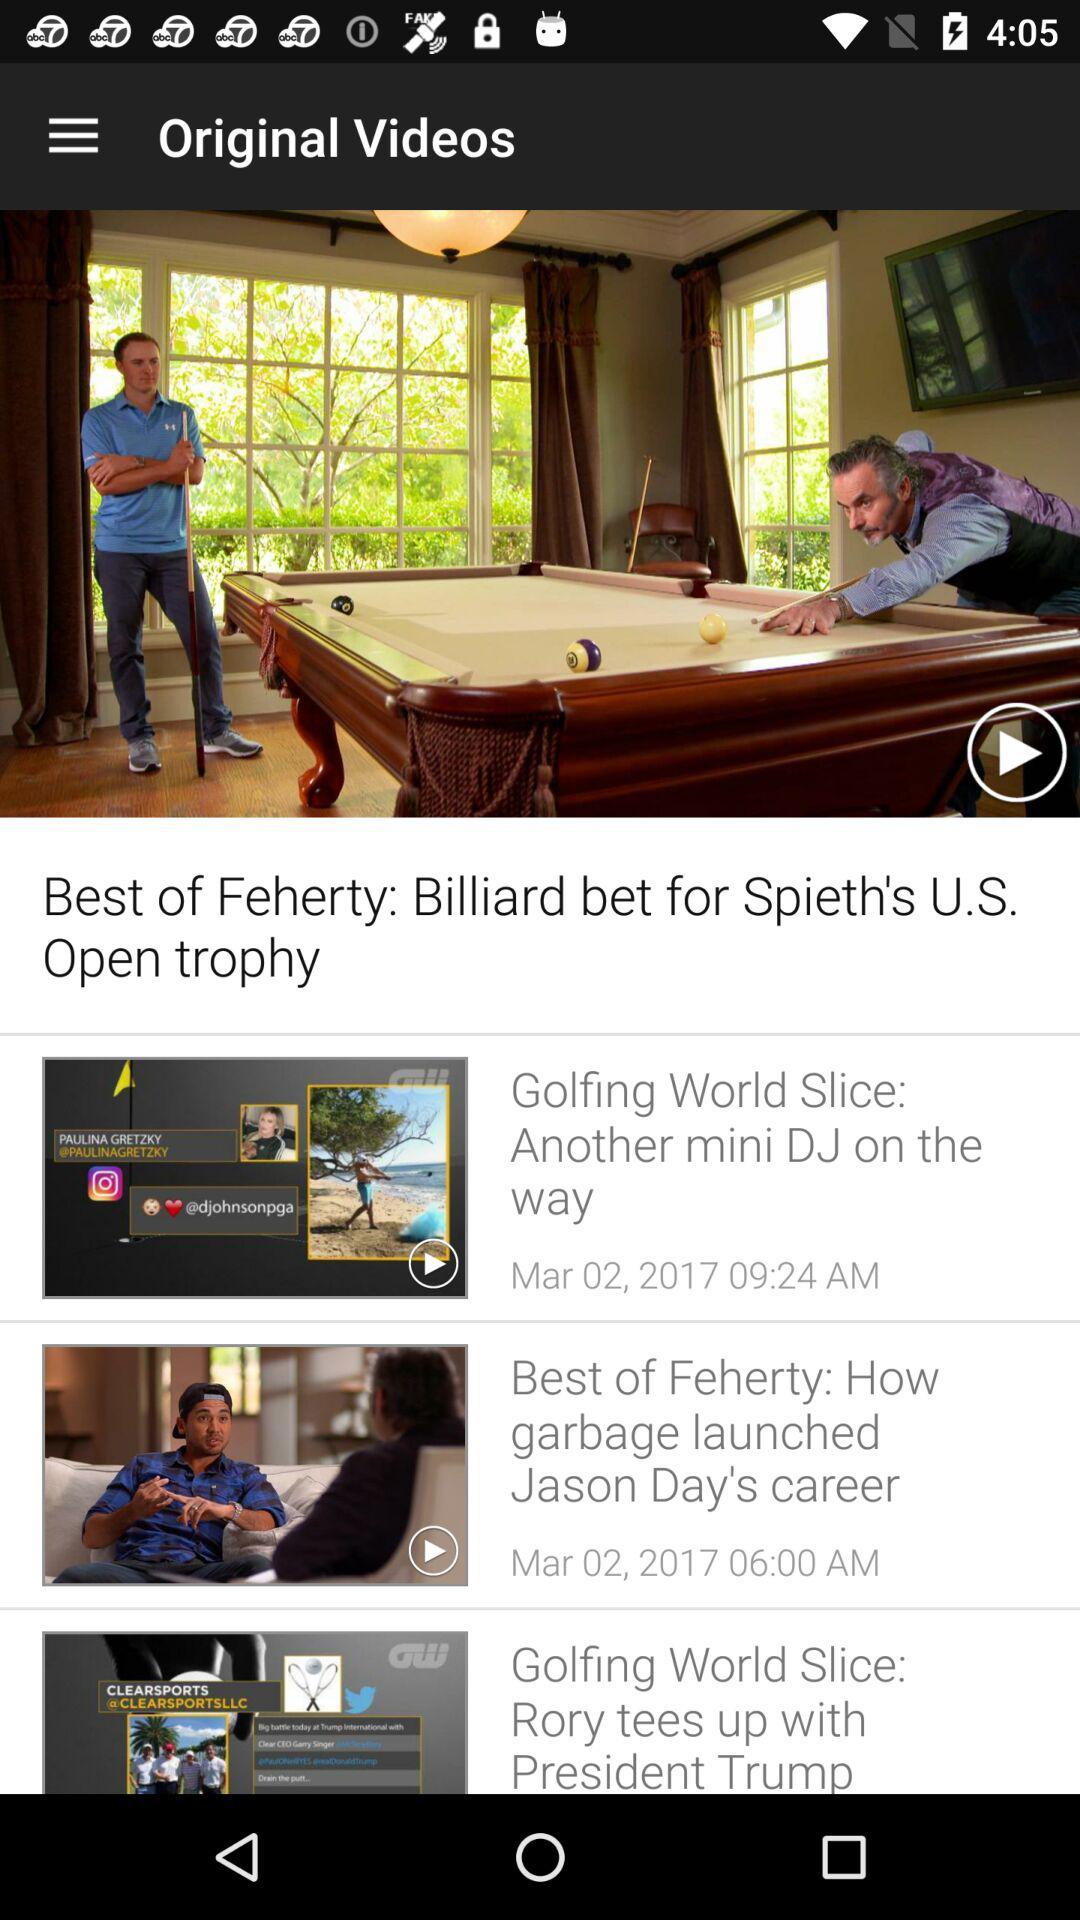 The image size is (1080, 1920). What do you see at coordinates (72, 135) in the screenshot?
I see `icon next to original videos icon` at bounding box center [72, 135].